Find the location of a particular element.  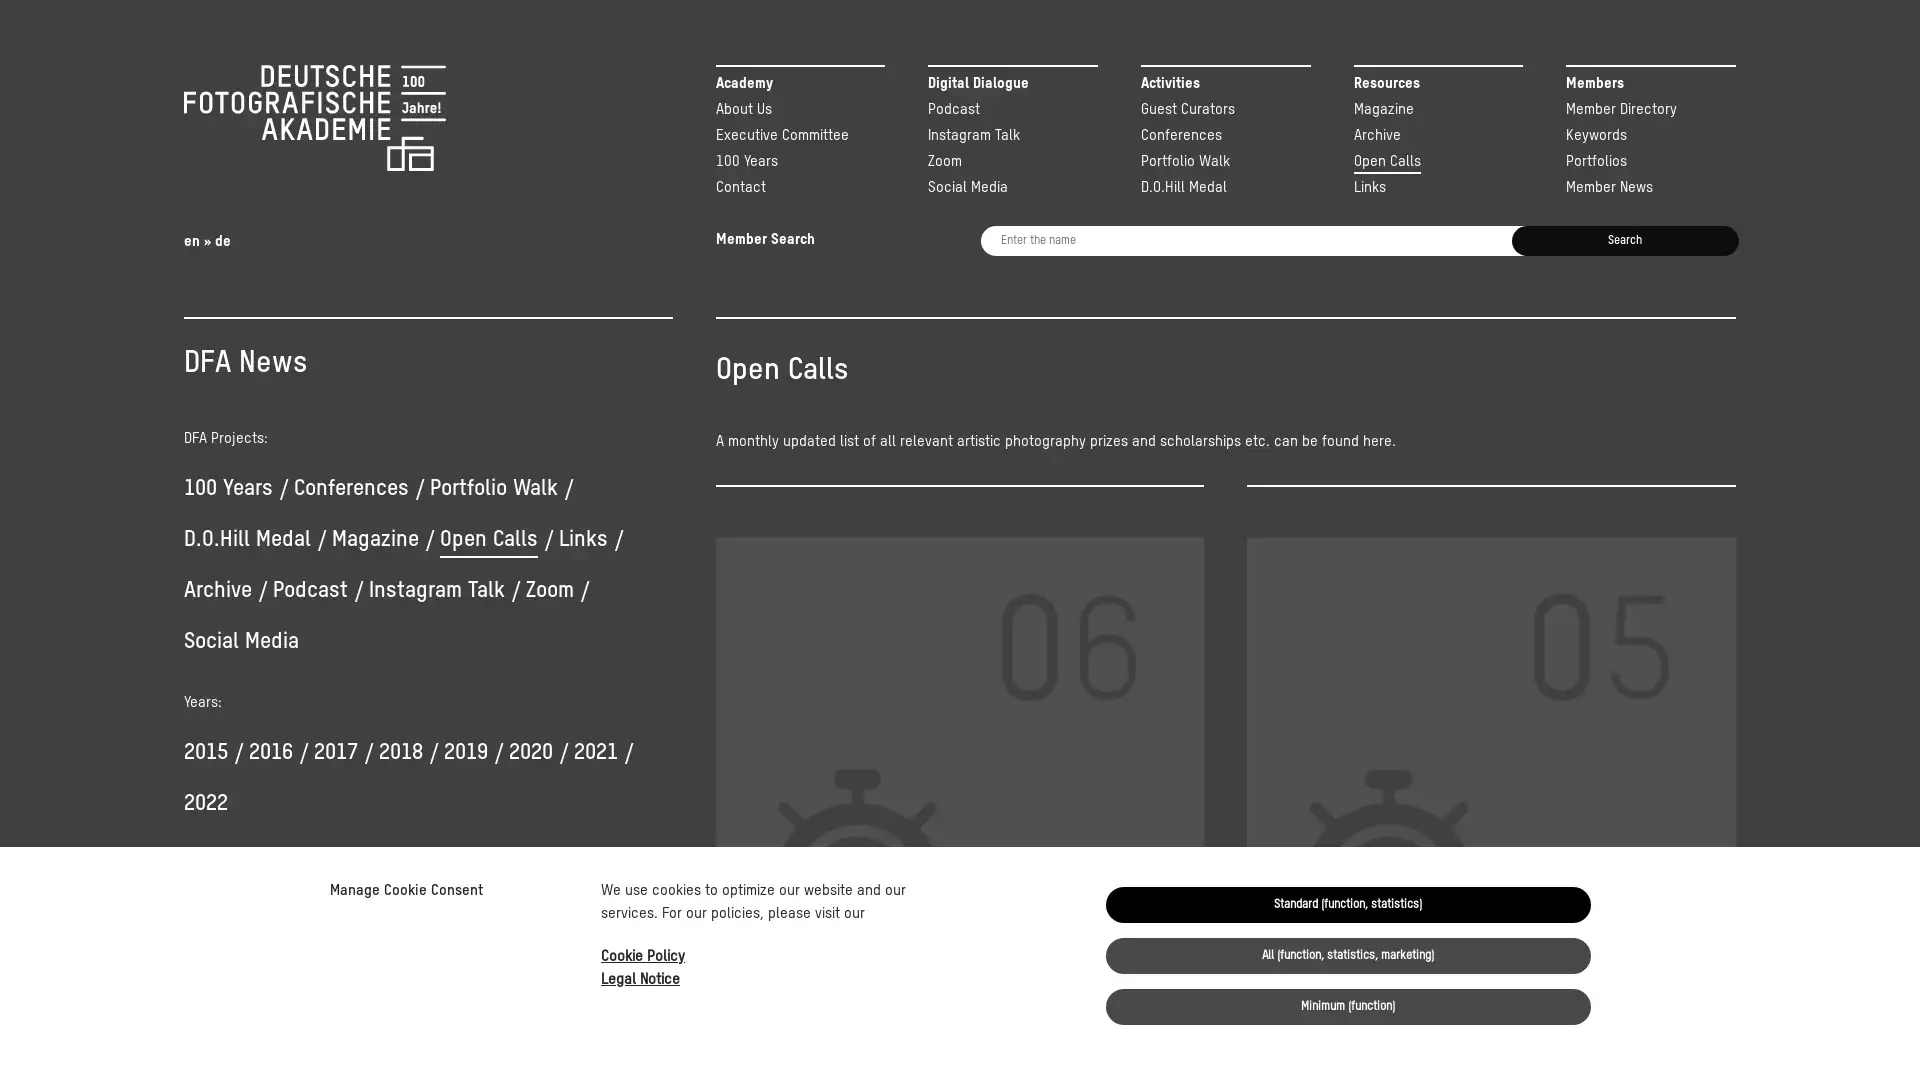

Yes is located at coordinates (200, 914).